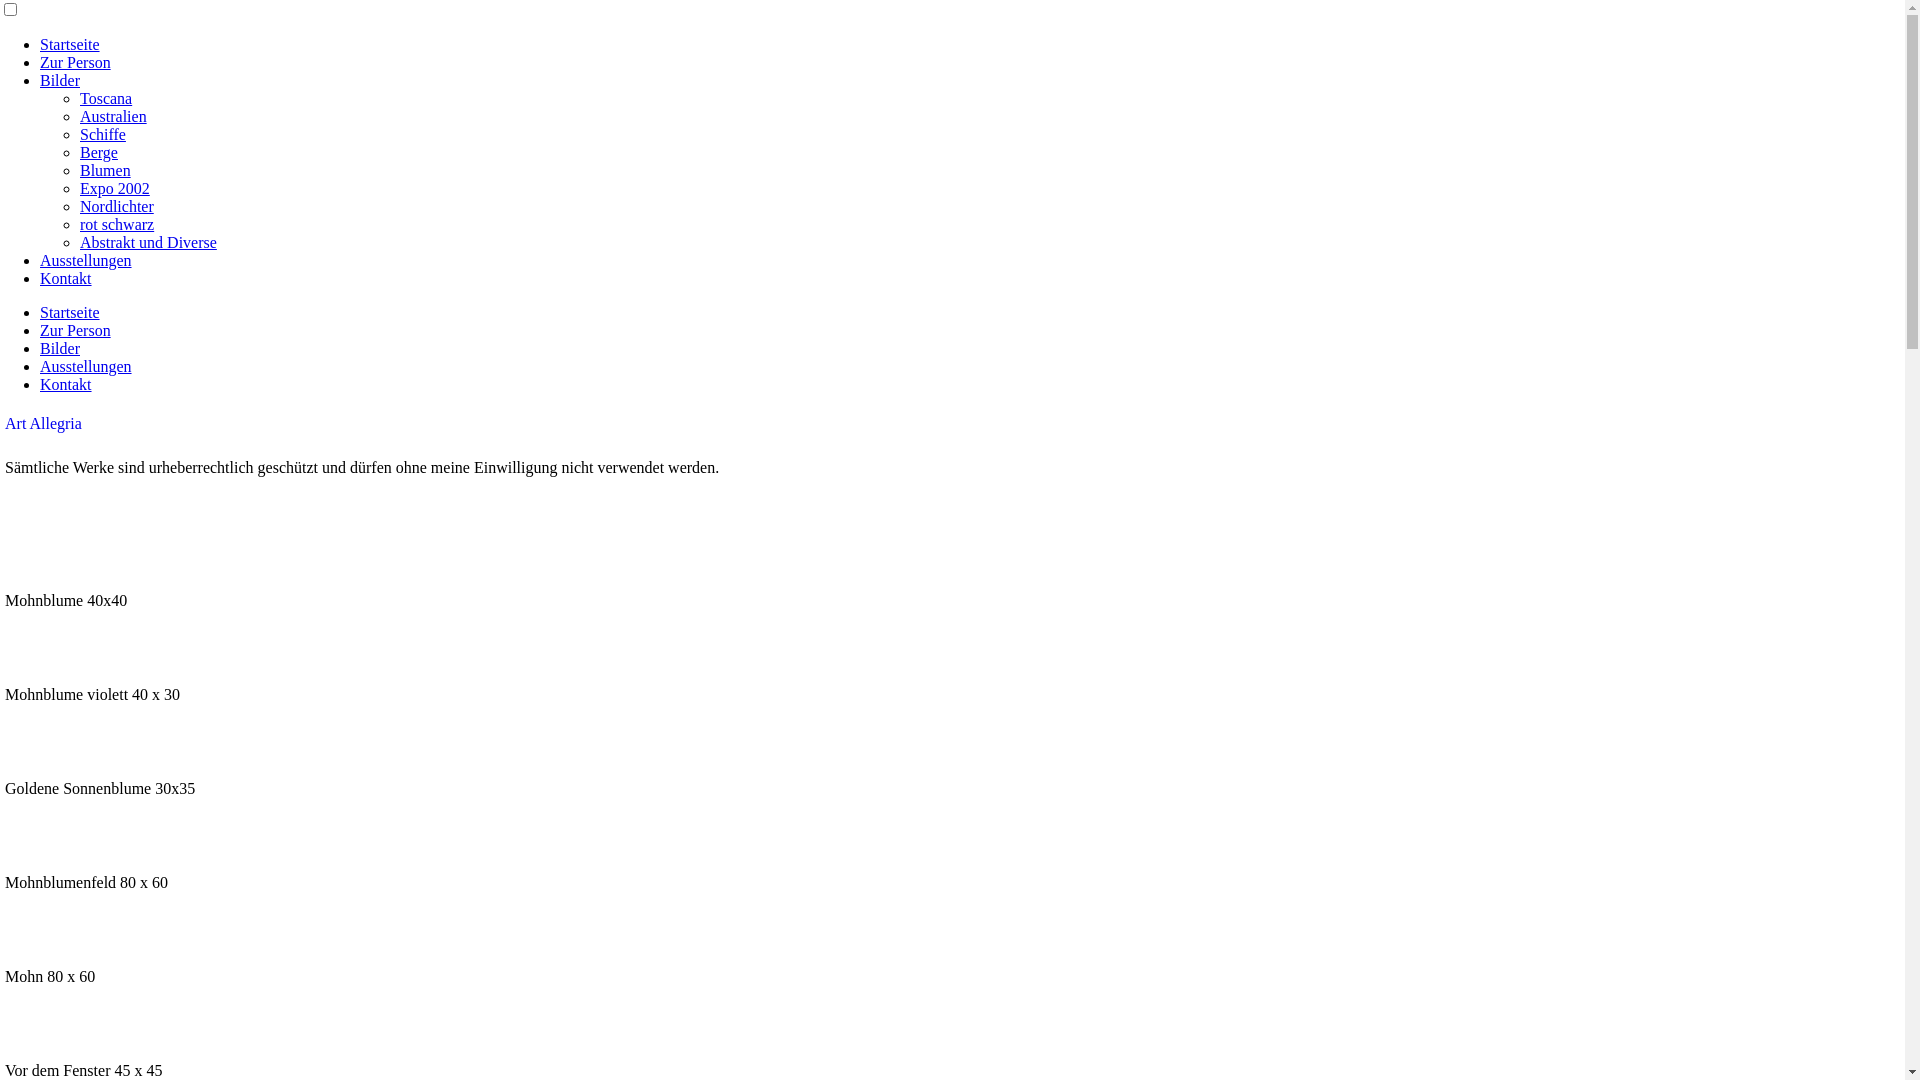 This screenshot has width=1920, height=1080. I want to click on 'Bilder', so click(59, 347).